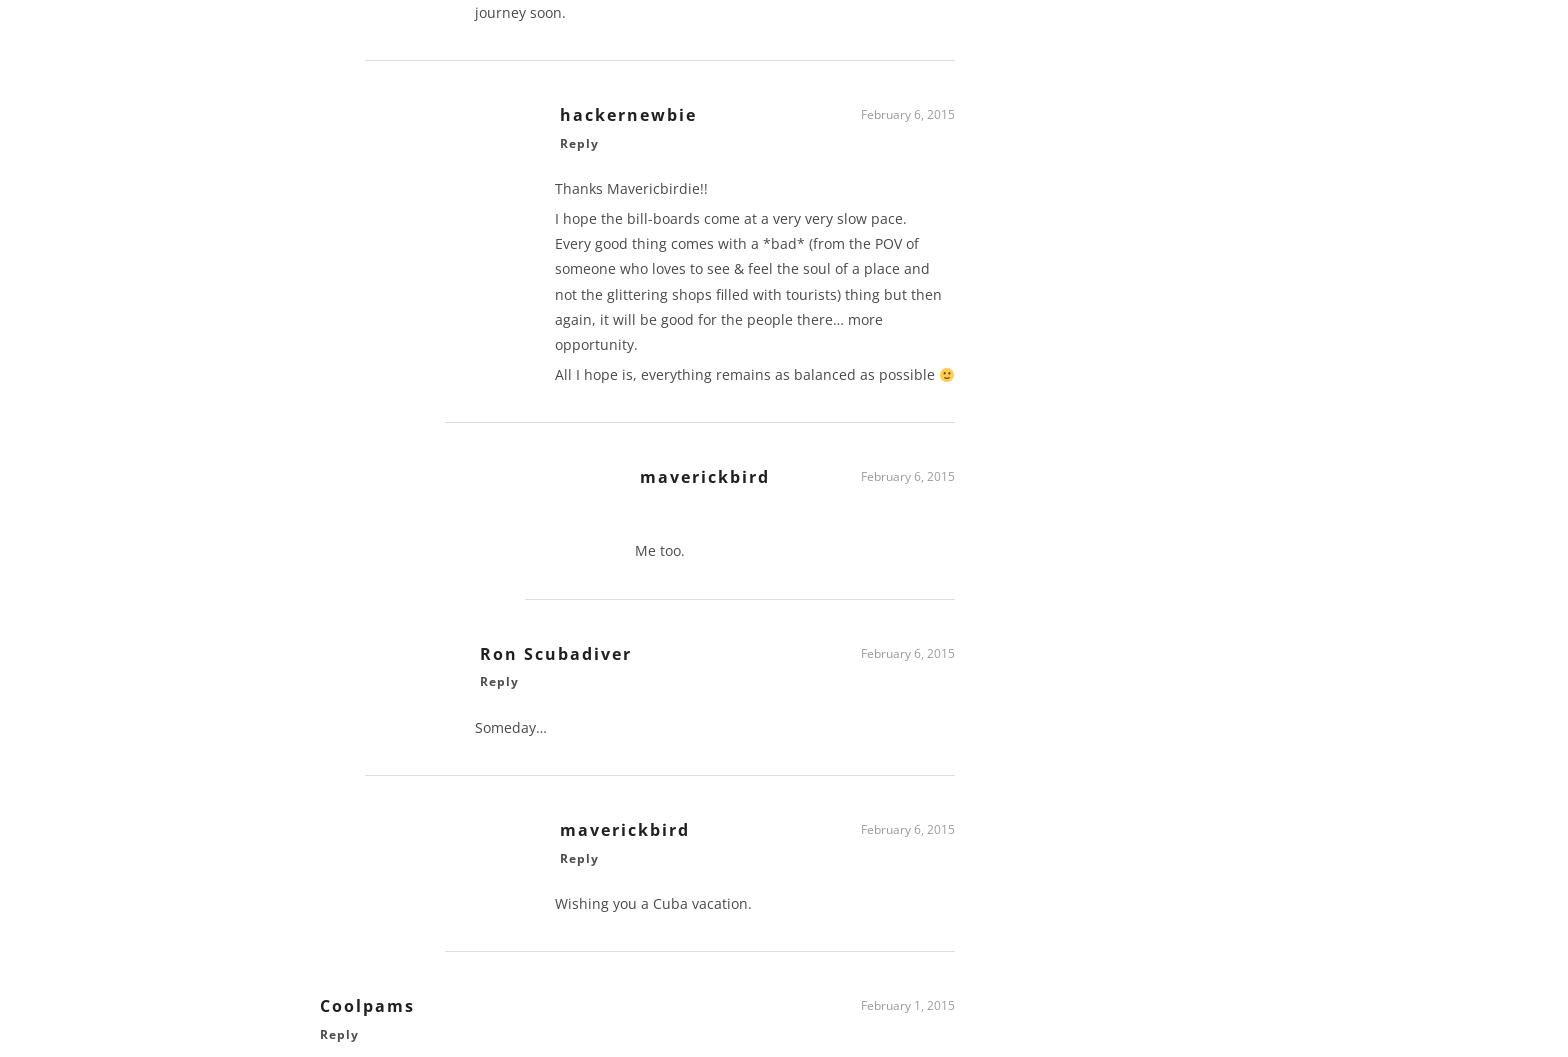 This screenshot has height=1057, width=1568. What do you see at coordinates (555, 910) in the screenshot?
I see `'Wishing you a Cuba vacation.'` at bounding box center [555, 910].